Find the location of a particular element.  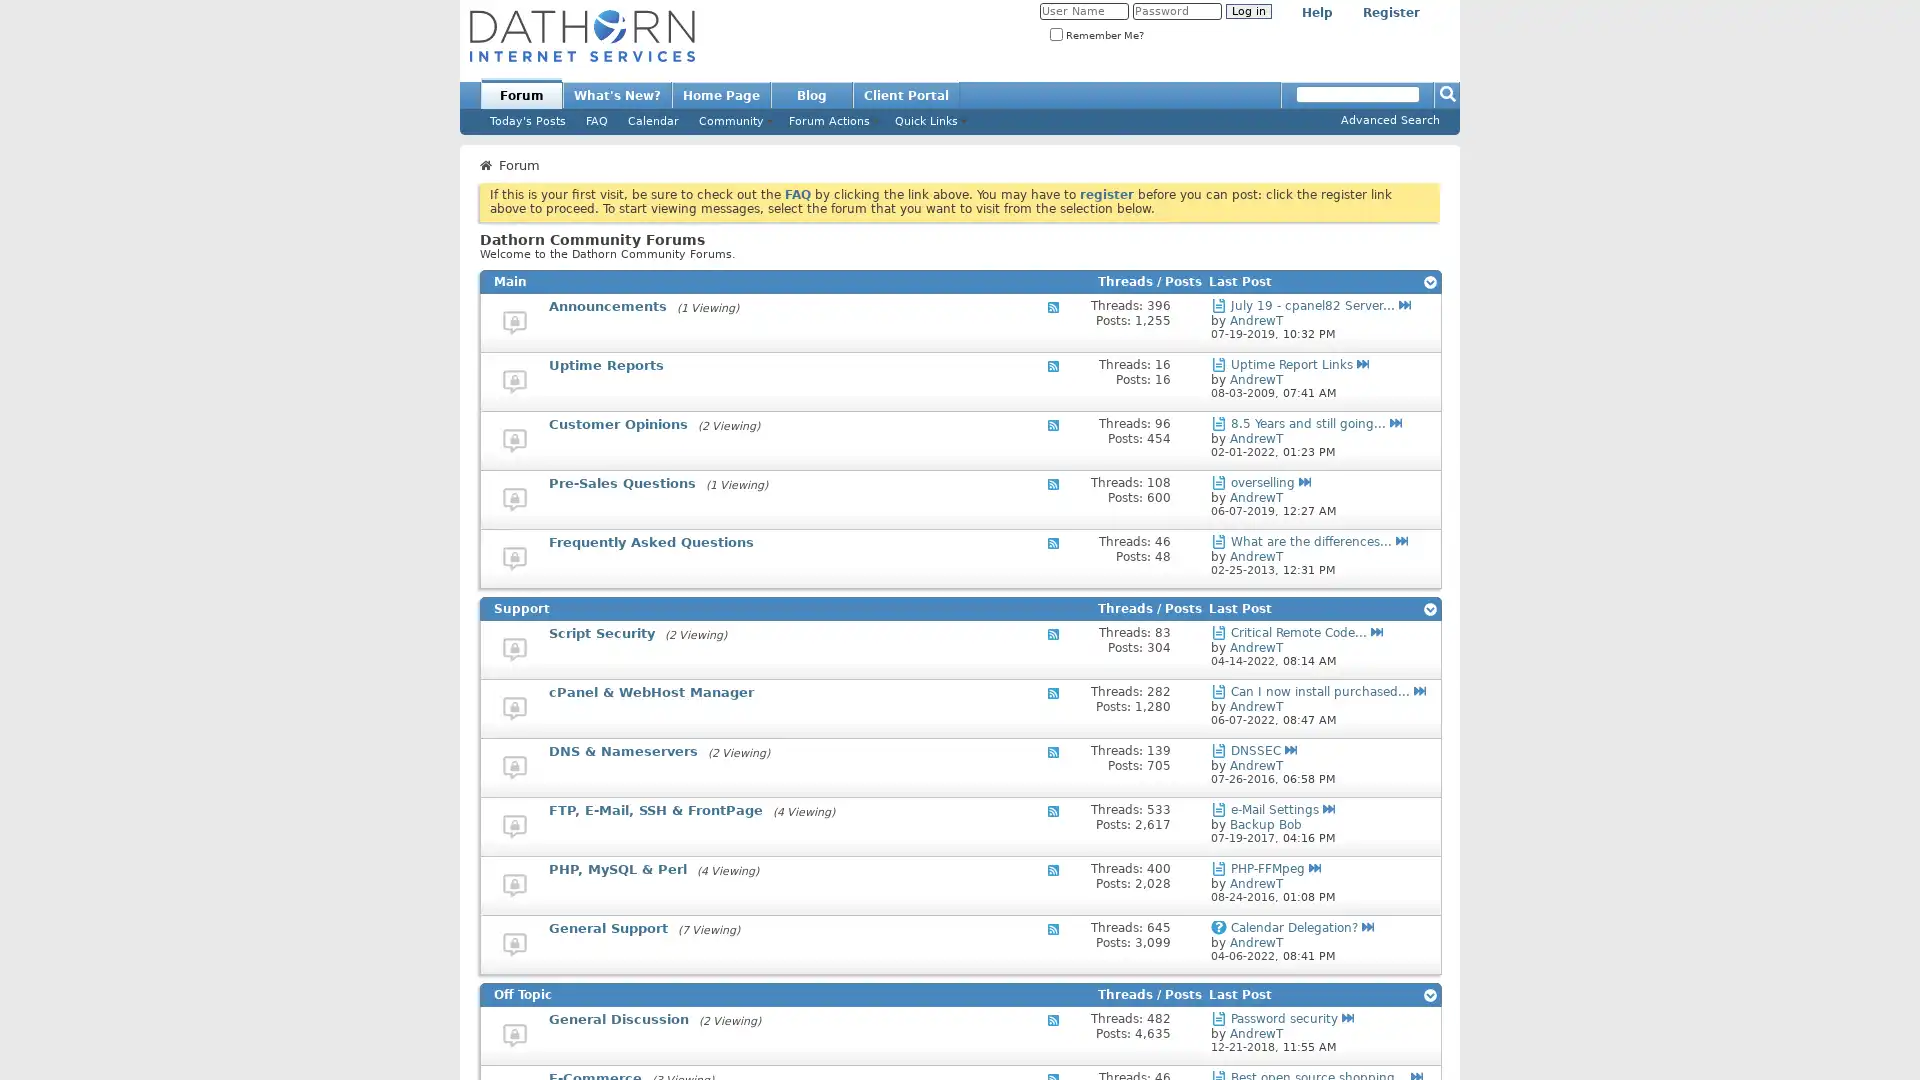

Submit is located at coordinates (1448, 93).